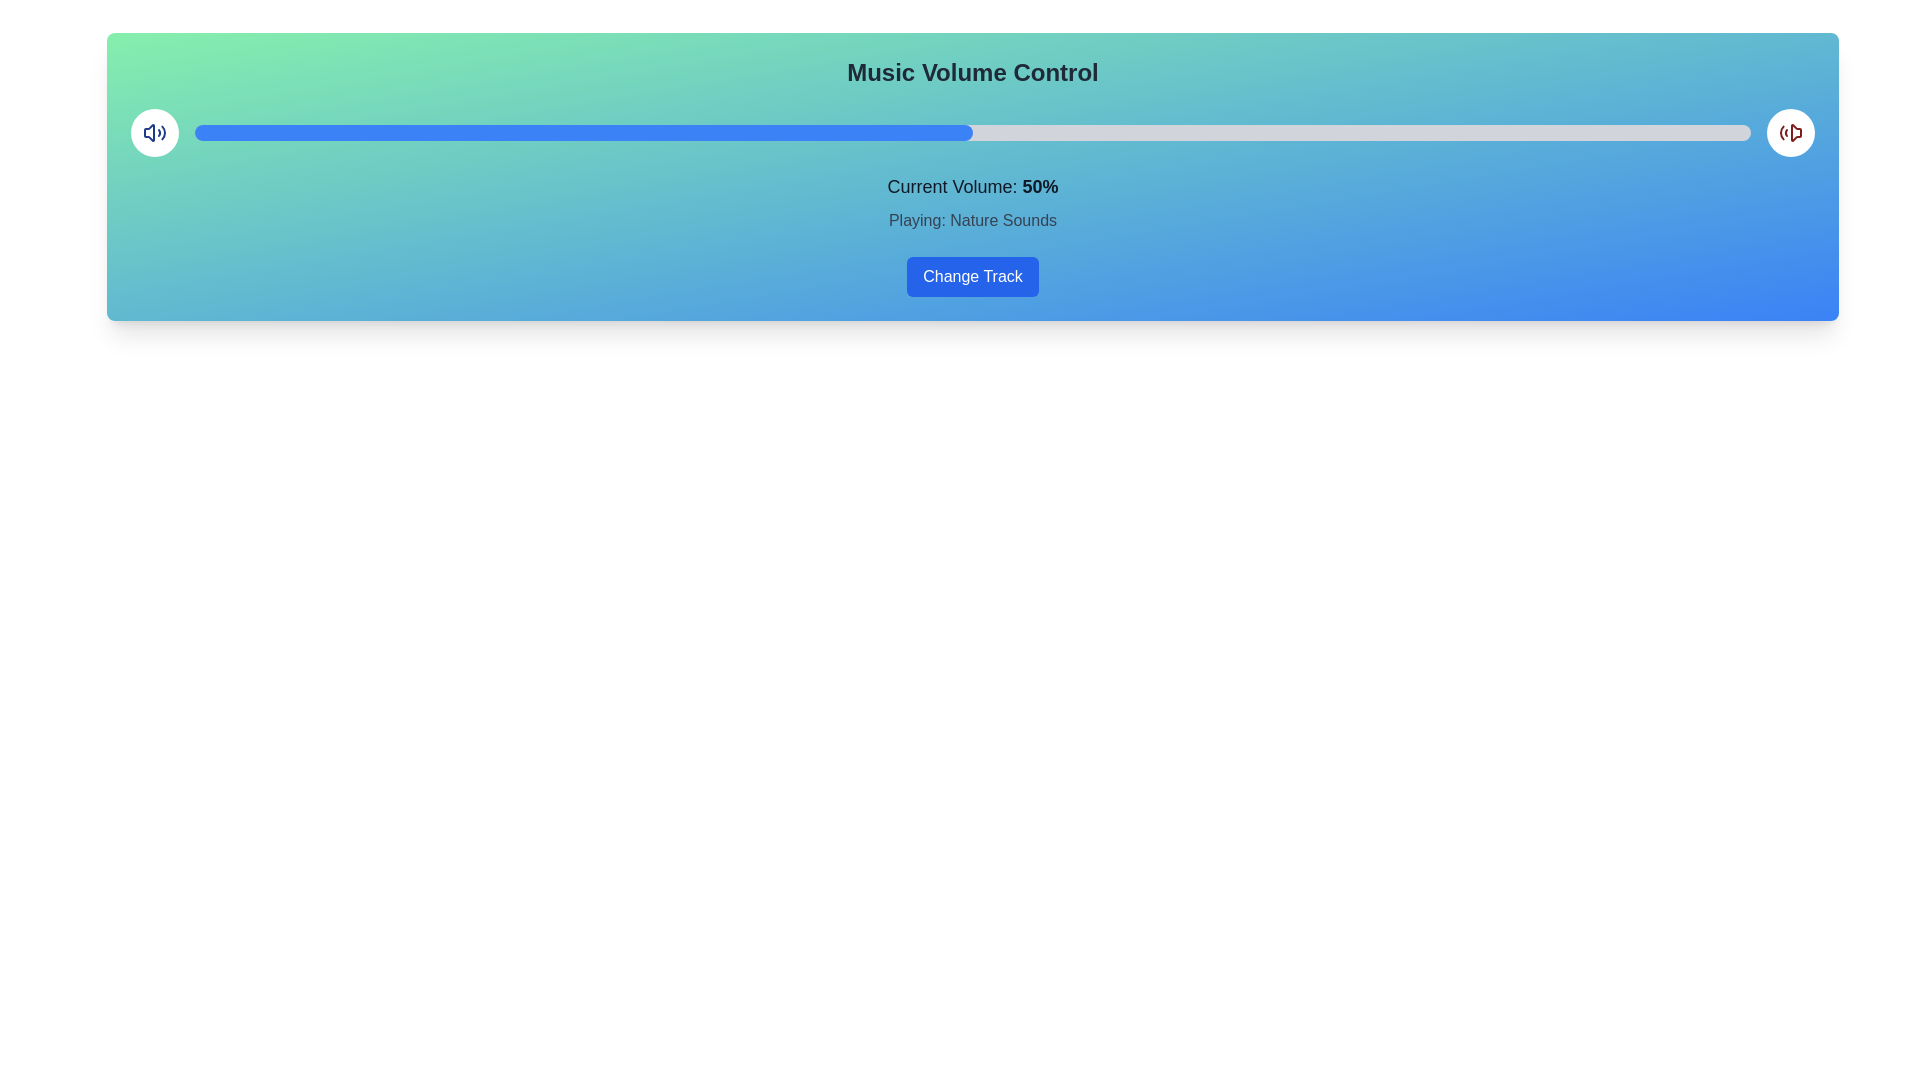 This screenshot has height=1080, width=1920. Describe the element at coordinates (1040, 186) in the screenshot. I see `the label displaying '50%' in bold black font on a light blue background, located to the right of 'Current Volume:' and slightly below the progress bar` at that location.